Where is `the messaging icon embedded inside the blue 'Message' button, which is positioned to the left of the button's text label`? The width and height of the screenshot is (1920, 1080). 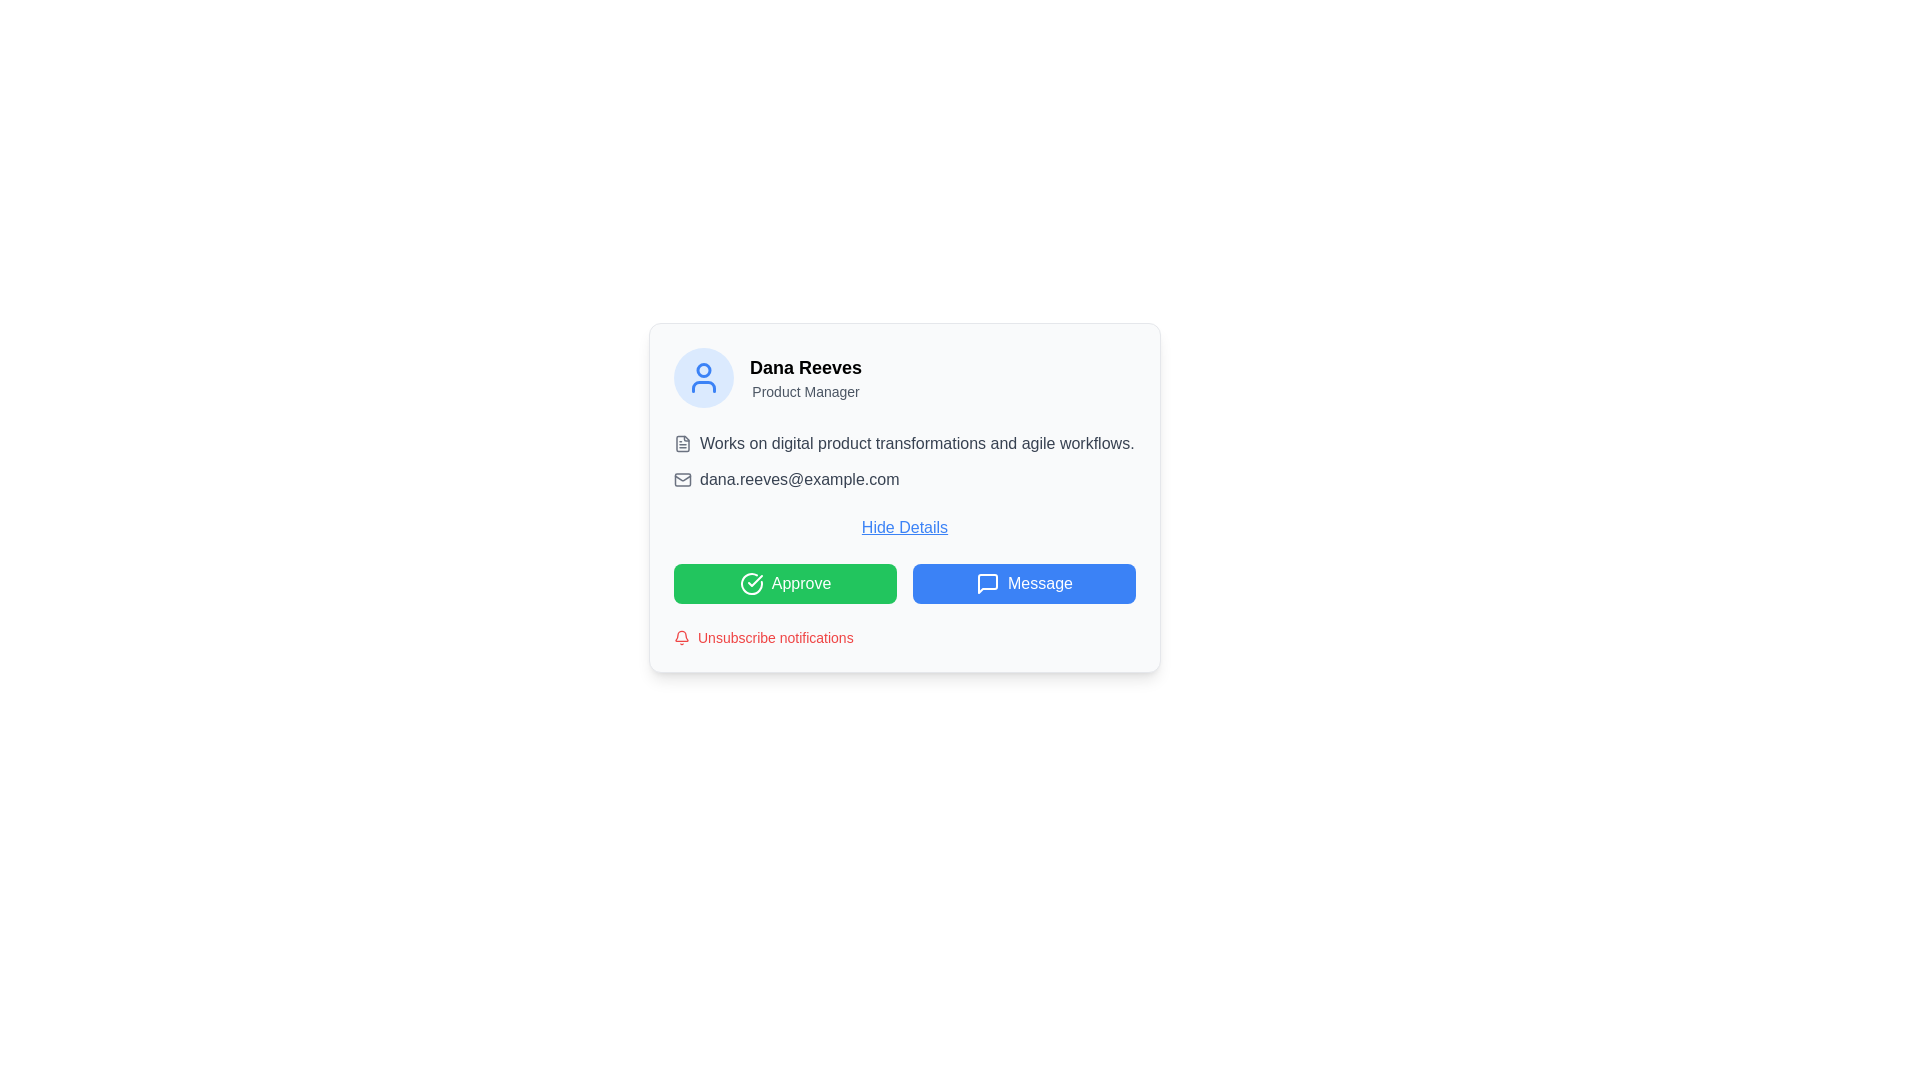
the messaging icon embedded inside the blue 'Message' button, which is positioned to the left of the button's text label is located at coordinates (988, 583).